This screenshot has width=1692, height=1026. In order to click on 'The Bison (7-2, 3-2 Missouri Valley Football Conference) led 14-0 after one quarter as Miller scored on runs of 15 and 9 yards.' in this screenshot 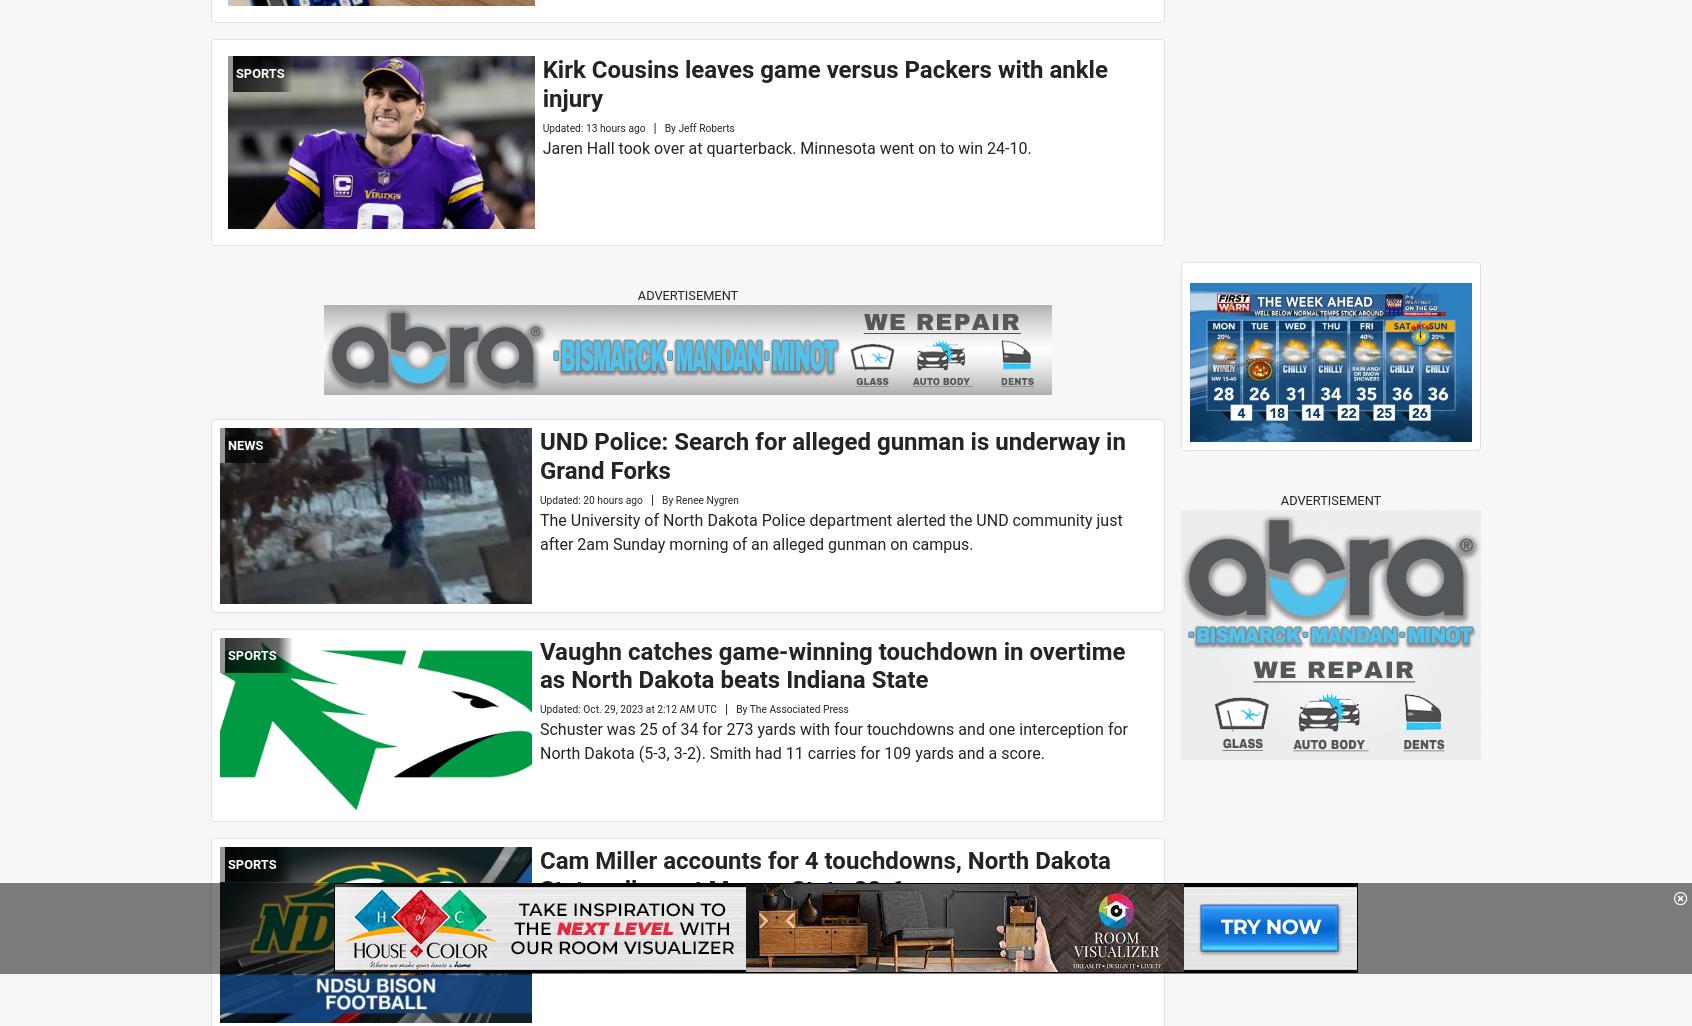, I will do `click(539, 950)`.